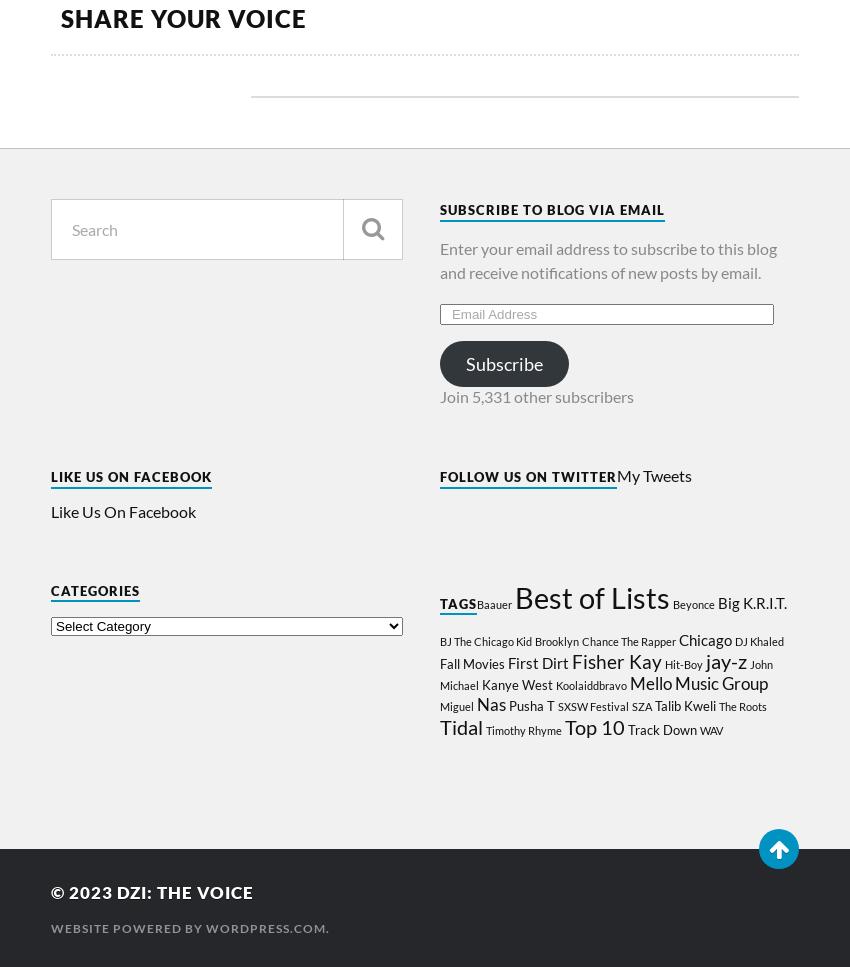 This screenshot has width=850, height=967. Describe the element at coordinates (536, 661) in the screenshot. I see `'First Dirt'` at that location.